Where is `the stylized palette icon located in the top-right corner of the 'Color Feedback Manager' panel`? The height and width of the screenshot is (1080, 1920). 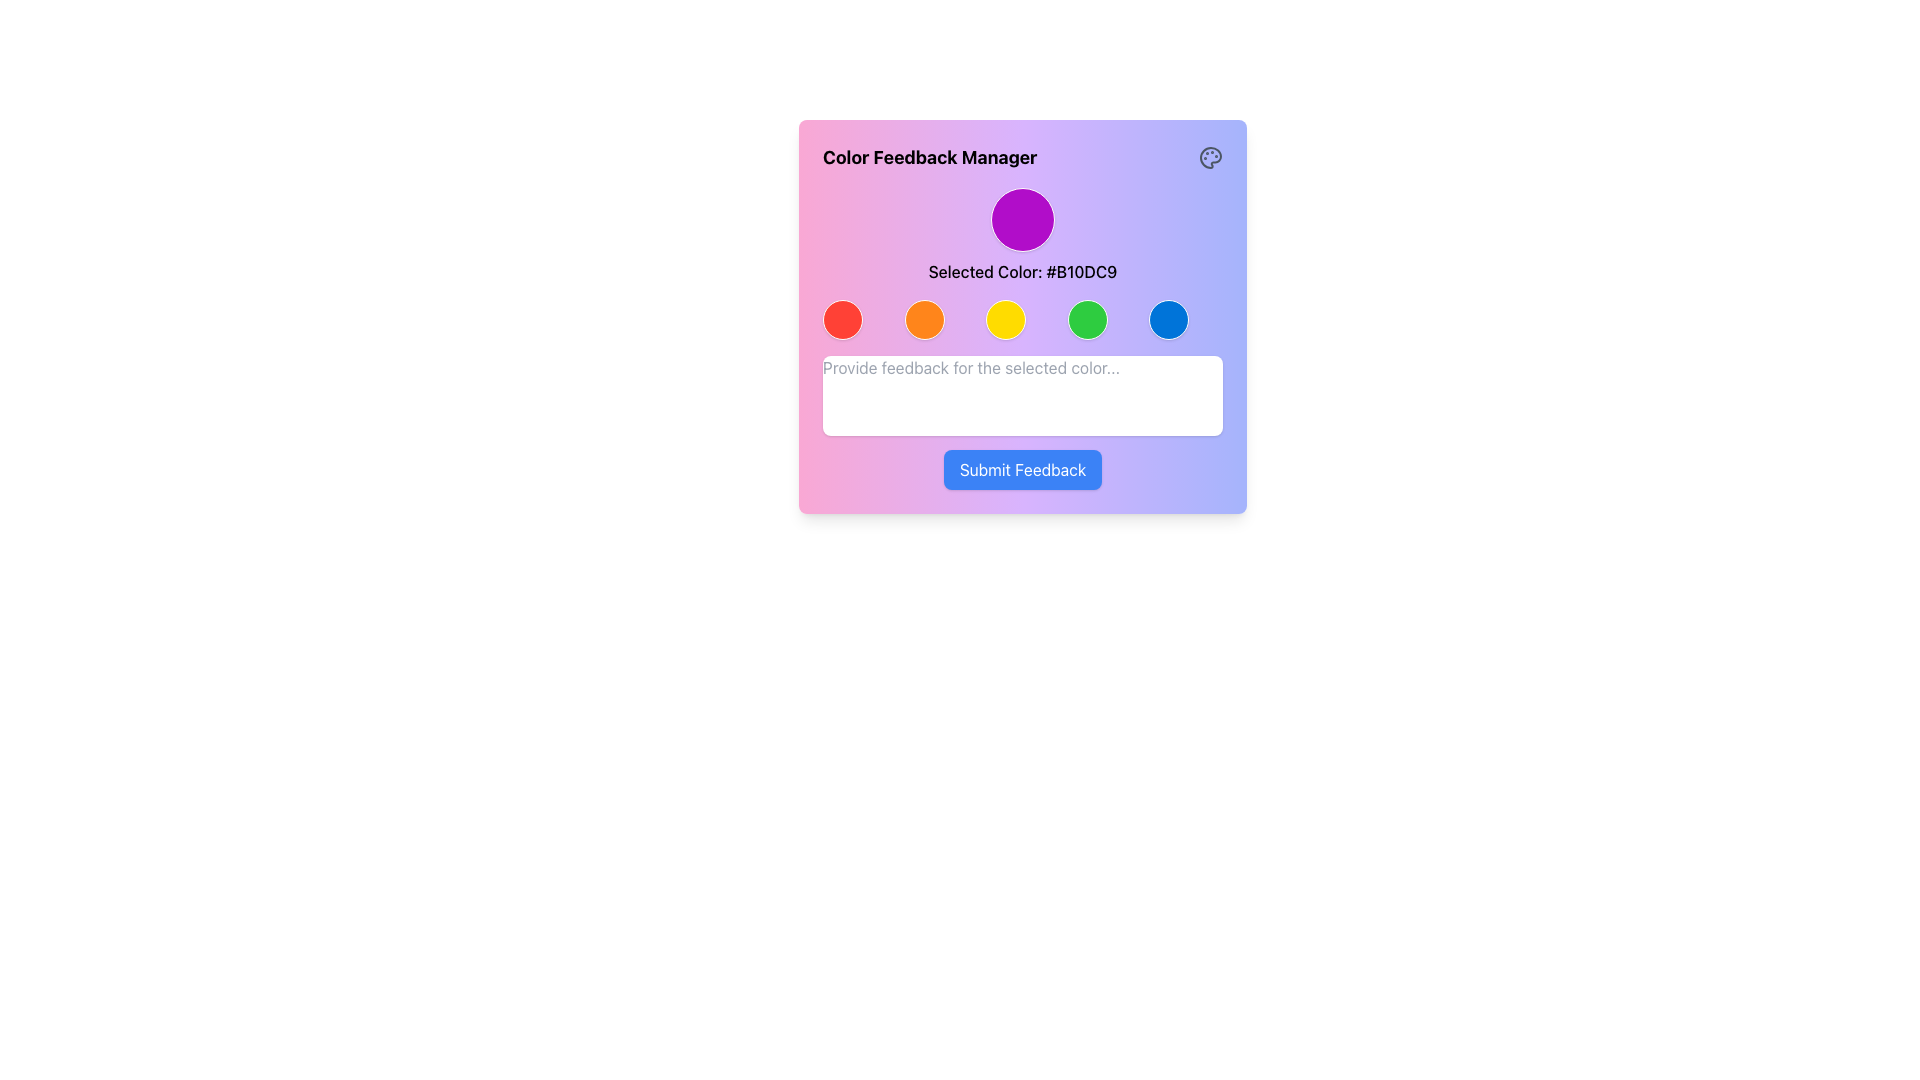 the stylized palette icon located in the top-right corner of the 'Color Feedback Manager' panel is located at coordinates (1209, 157).